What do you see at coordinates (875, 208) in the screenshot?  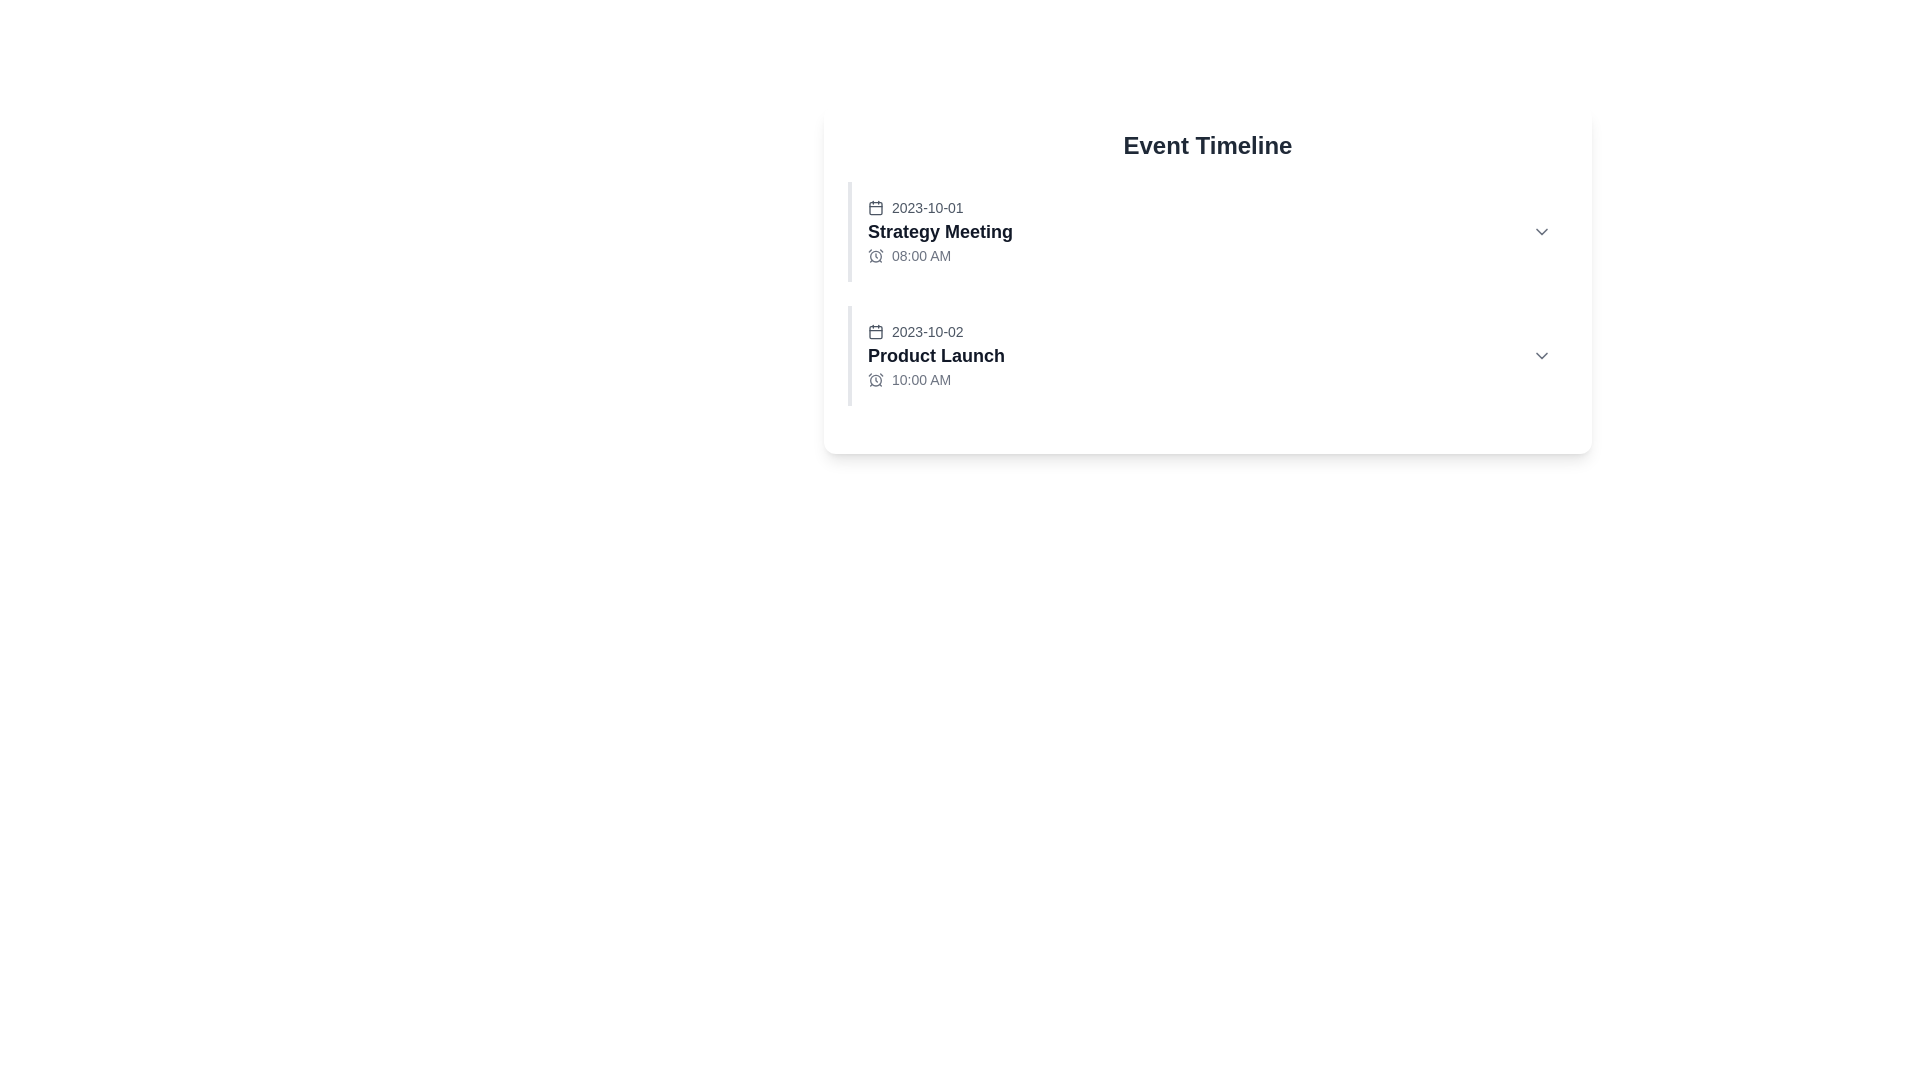 I see `the date entry icon representing '2023-10-01' in the timeline view` at bounding box center [875, 208].